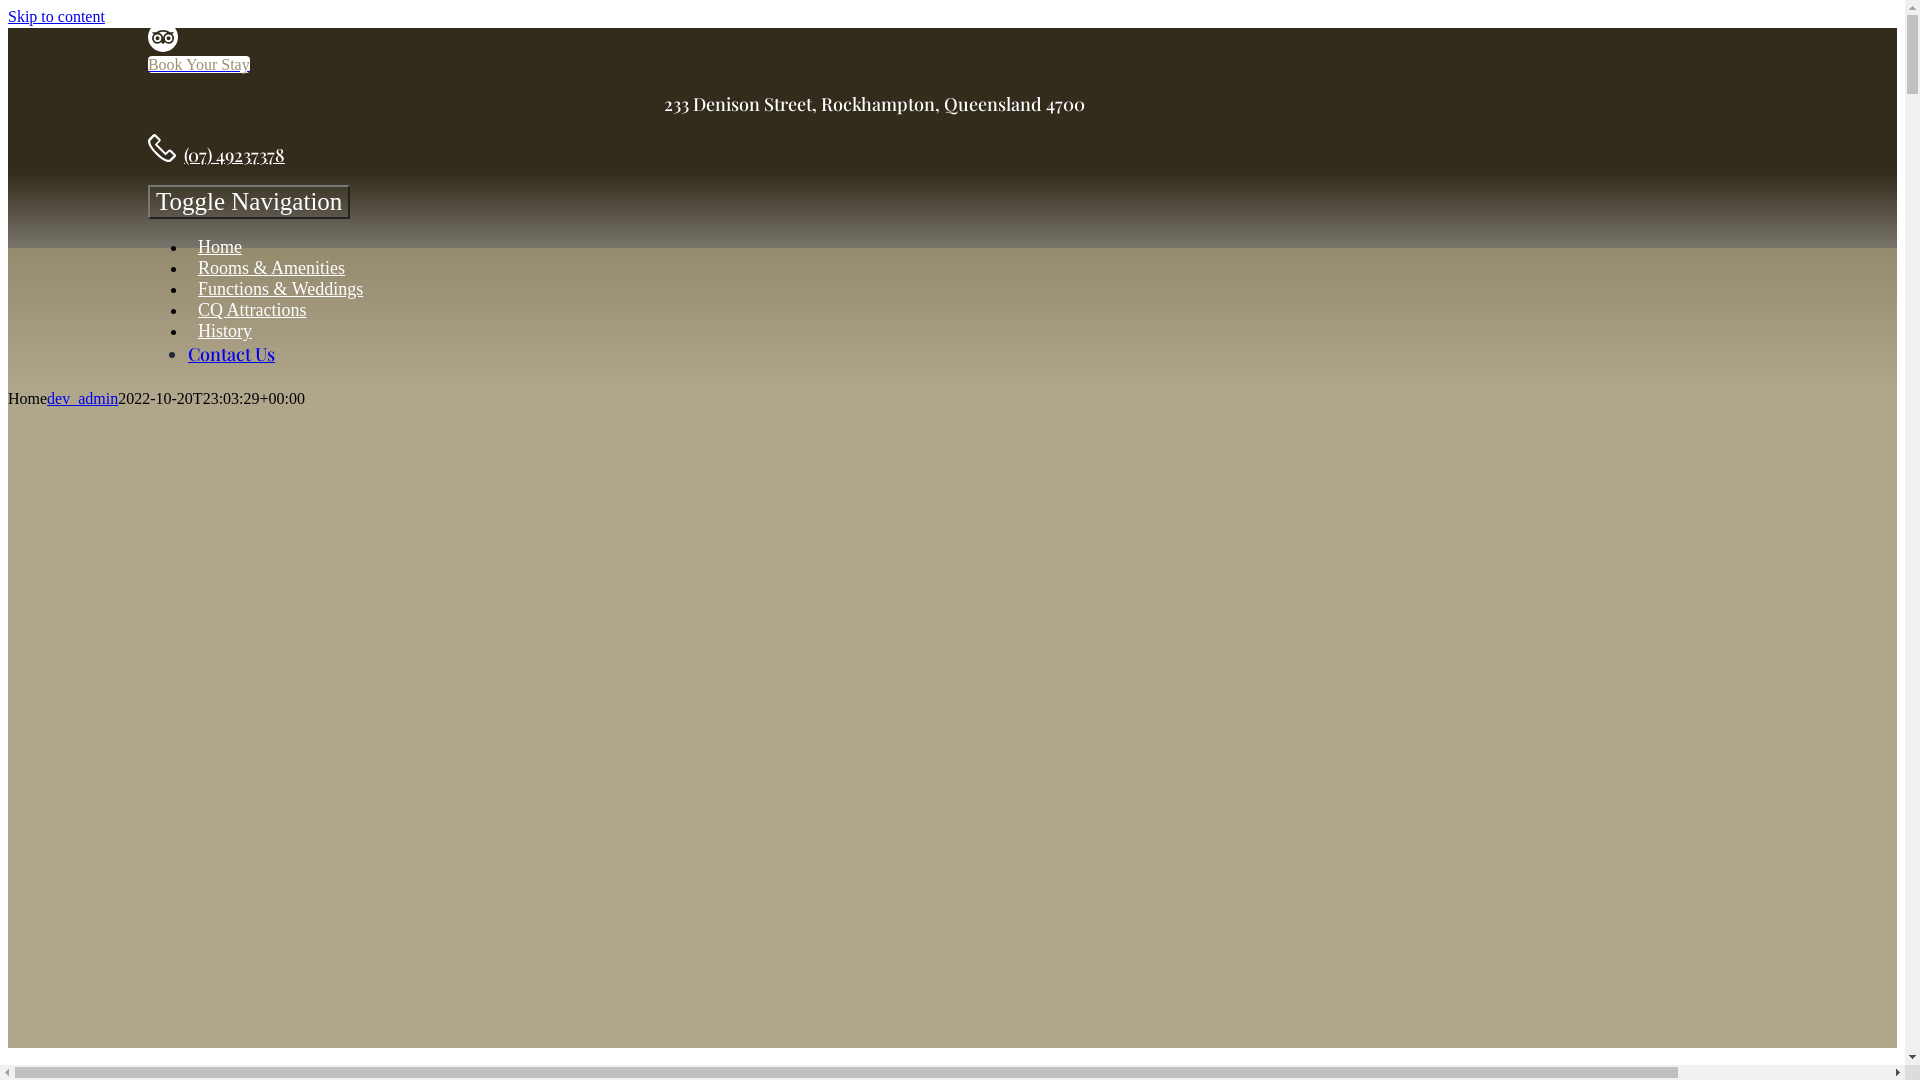 This screenshot has width=1920, height=1080. I want to click on 'Rooms & Amenities', so click(270, 266).